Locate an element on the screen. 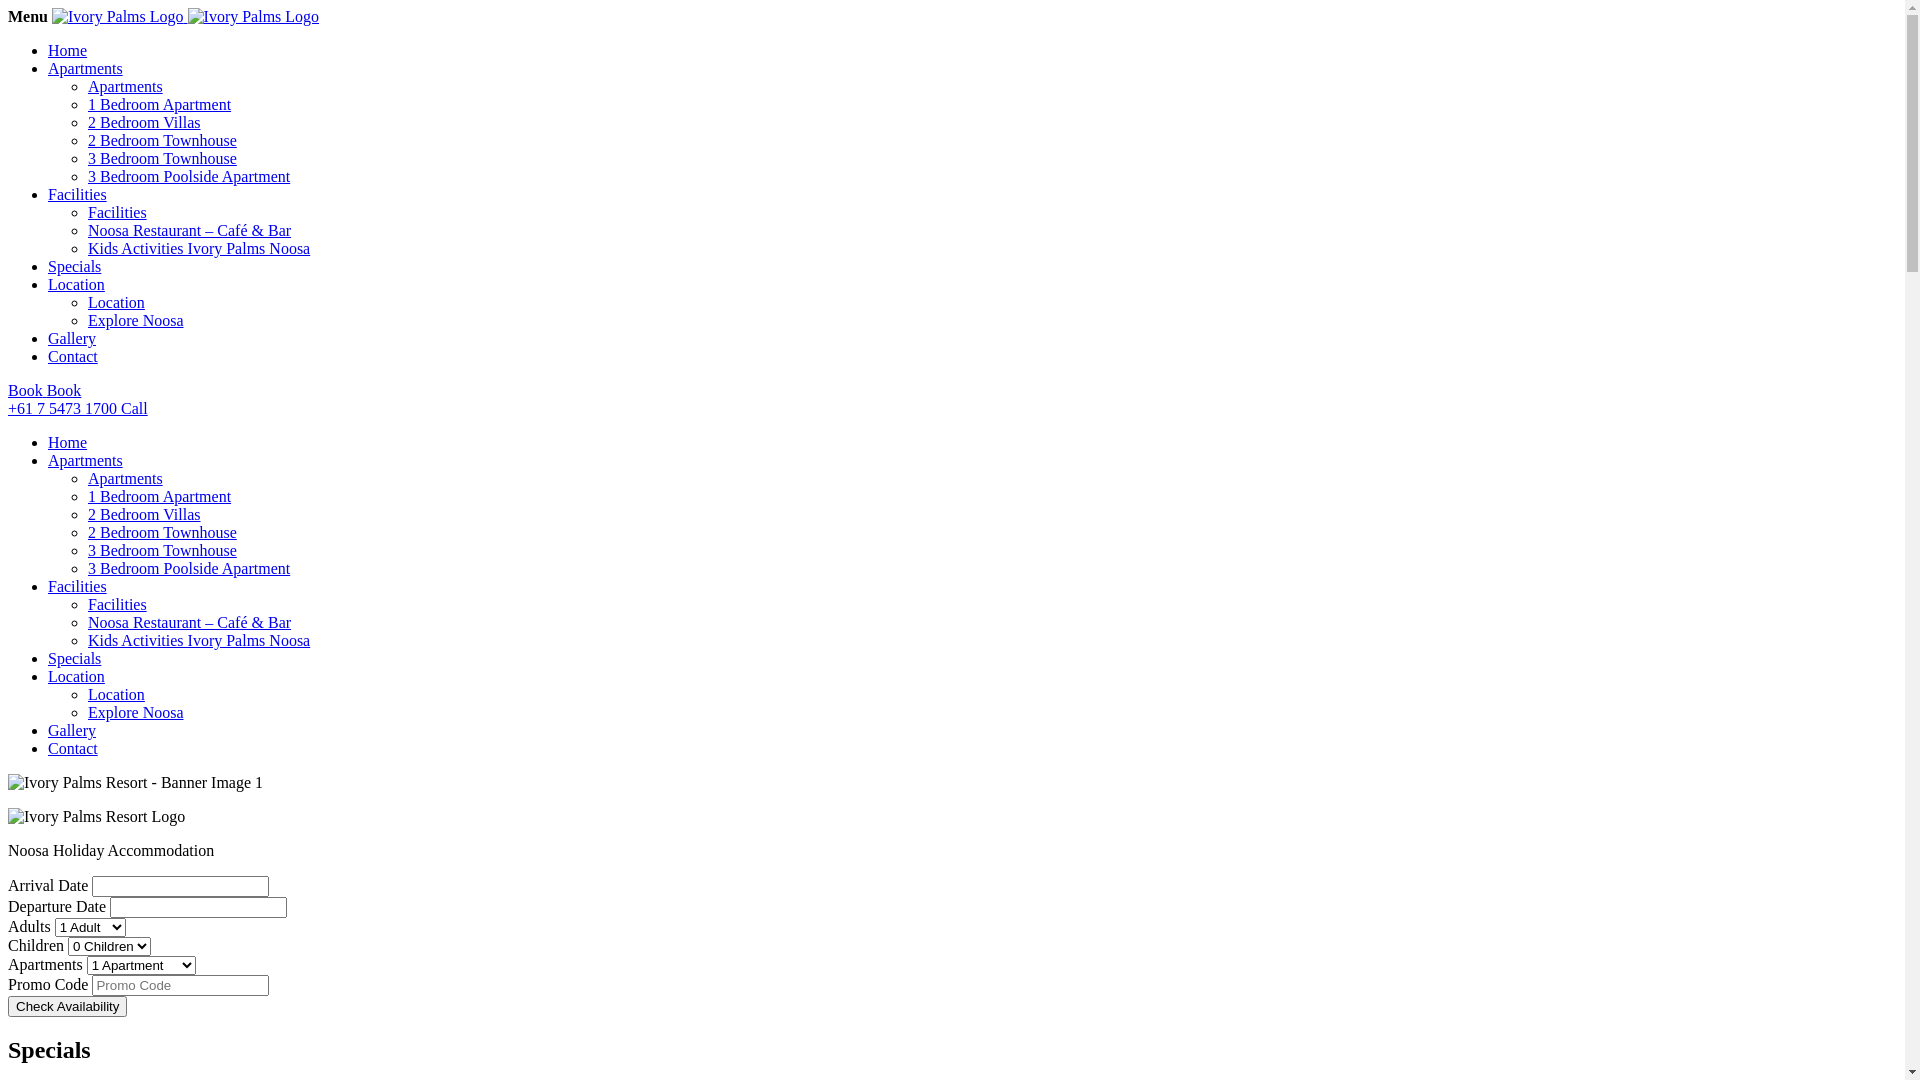  'Kids Activities Ivory Palms Noosa' is located at coordinates (198, 640).